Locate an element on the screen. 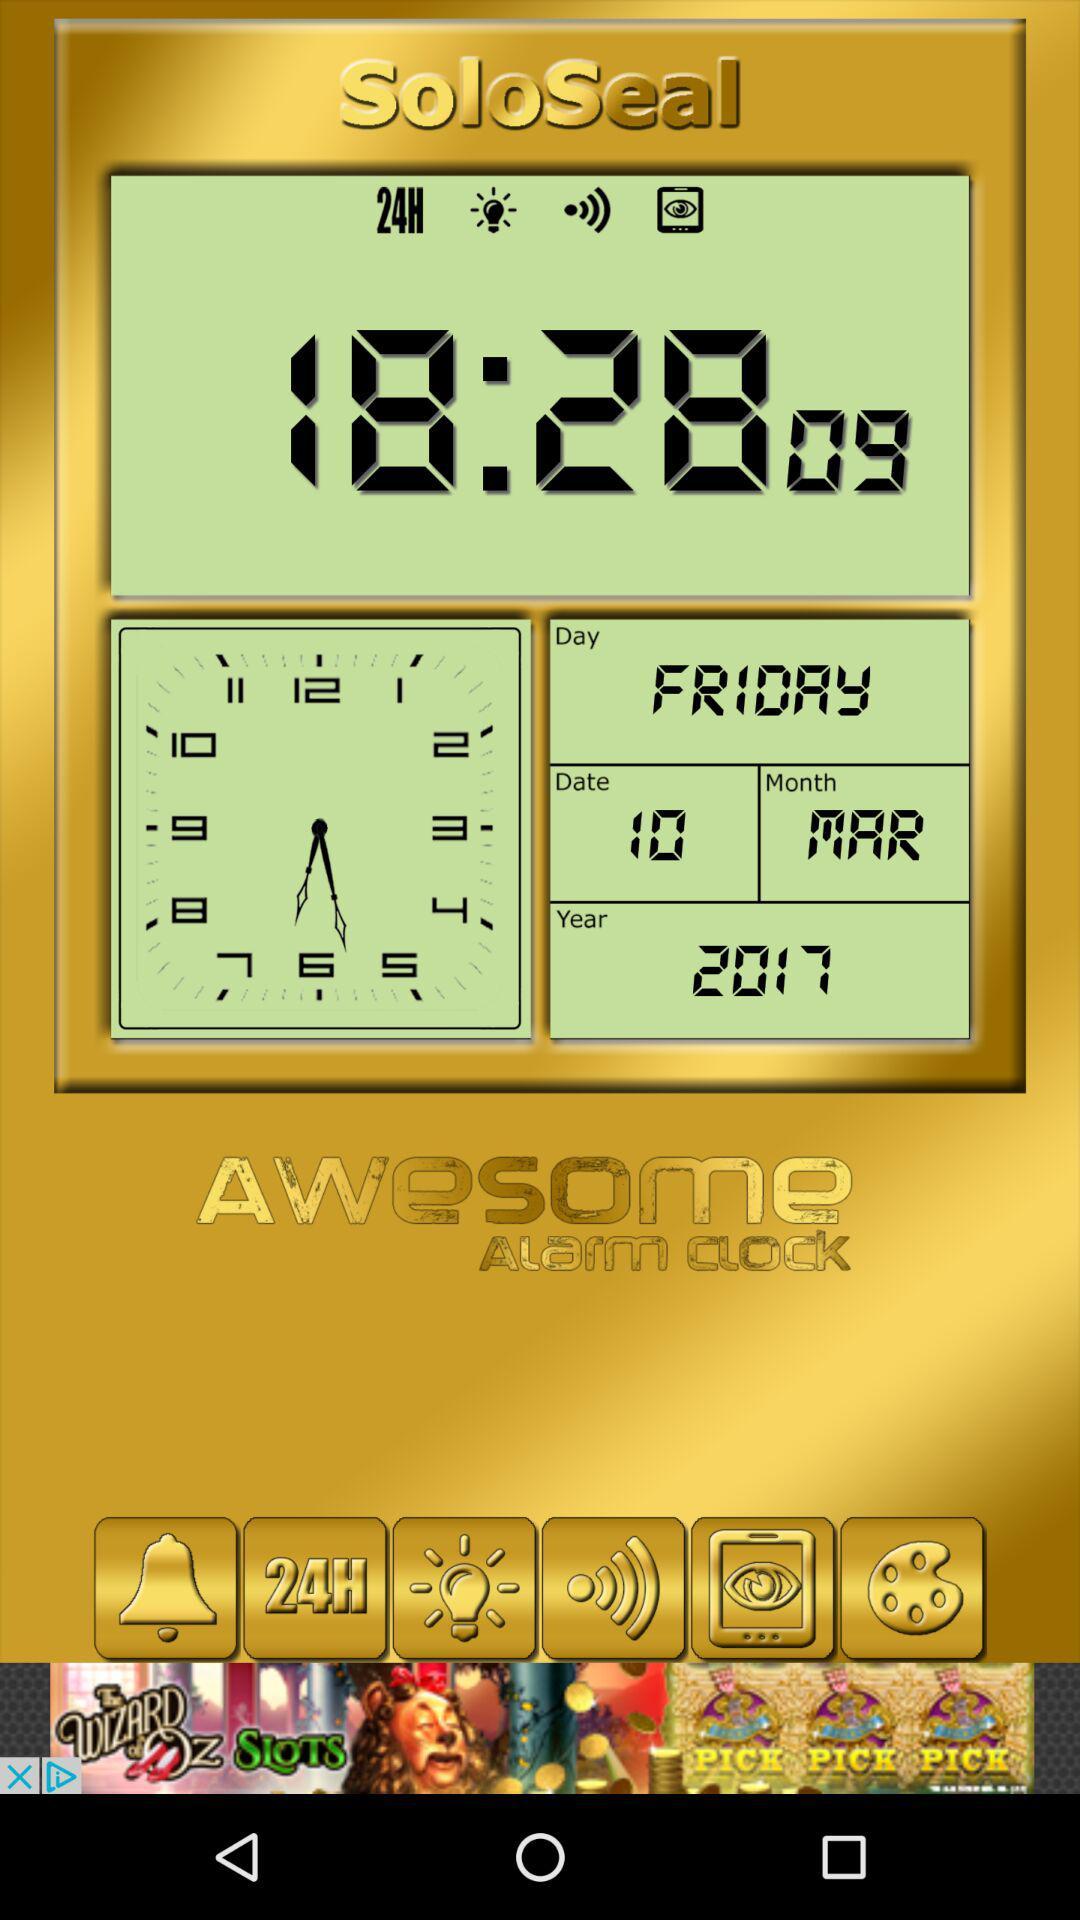  wi-fi selected is located at coordinates (612, 1587).